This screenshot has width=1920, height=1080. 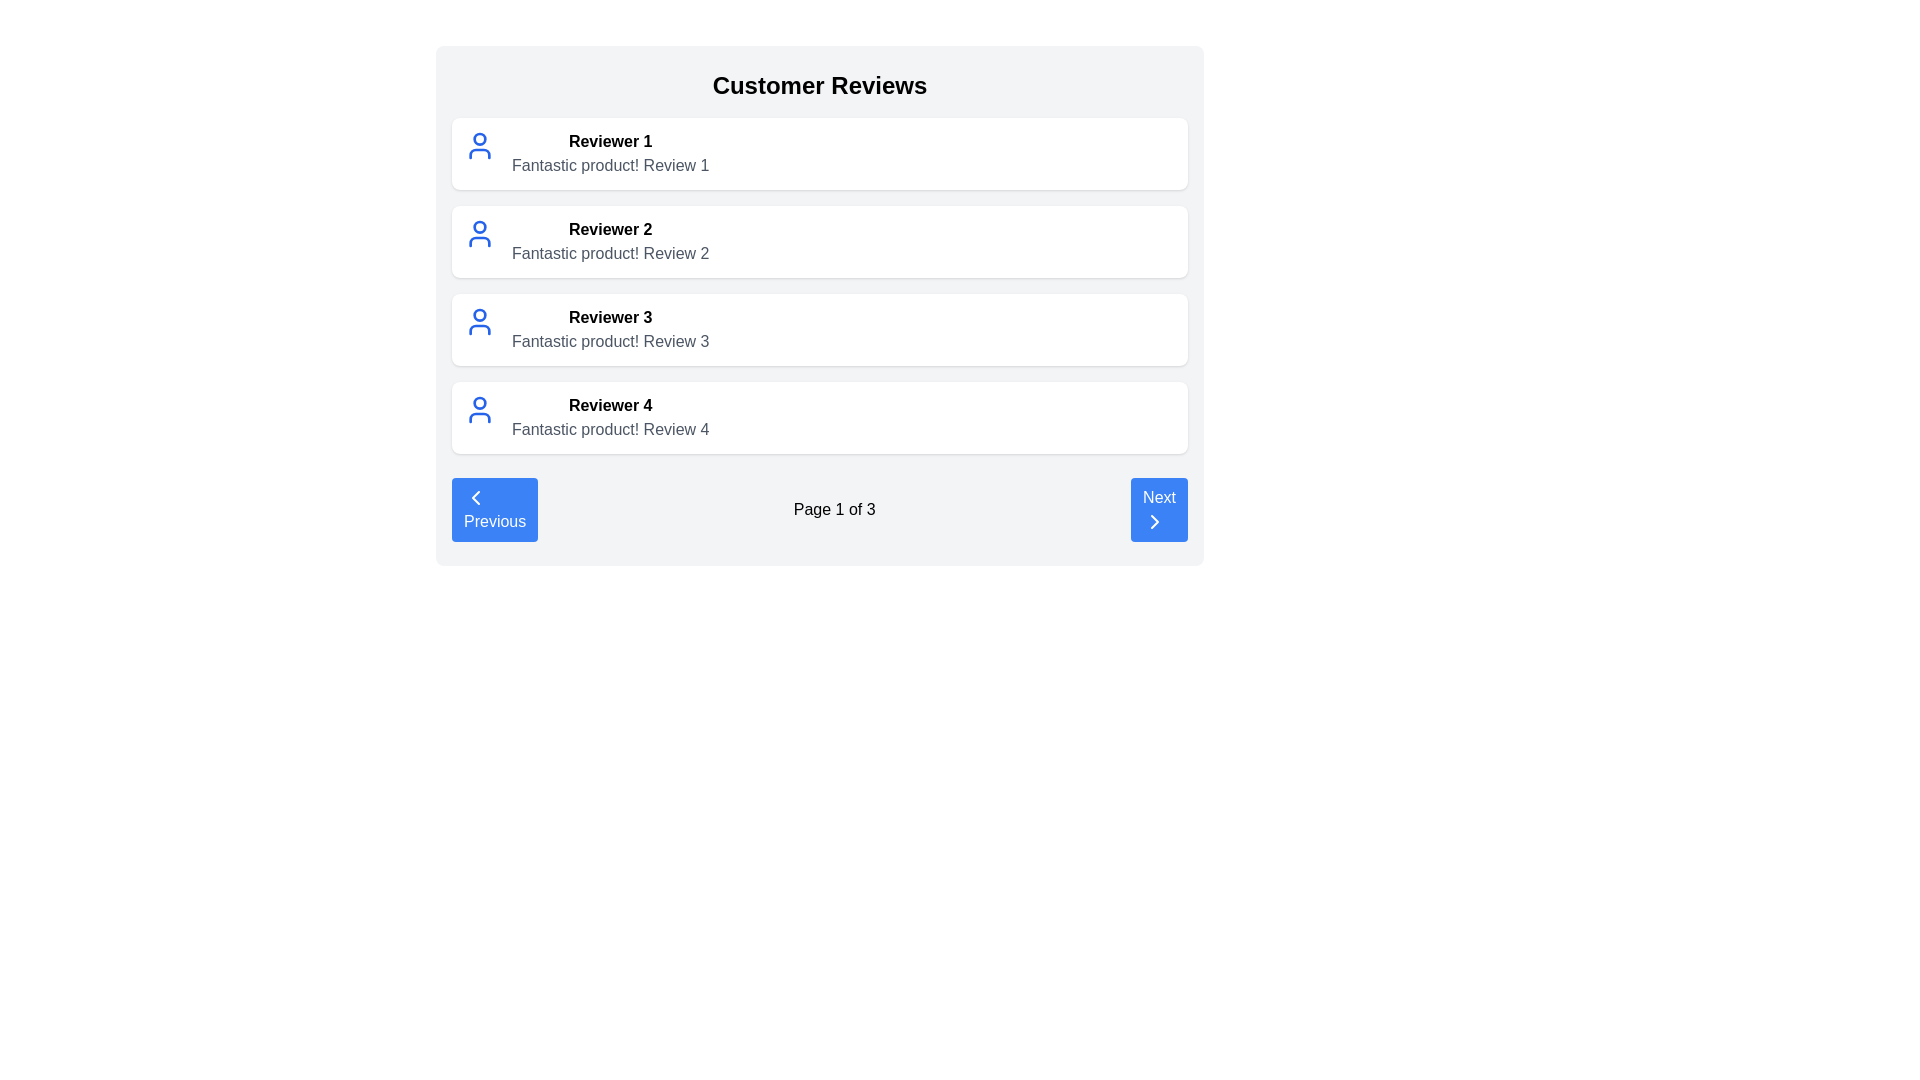 I want to click on the right-pointing chevron icon on the blue circular button located within the 'Next' button, so click(x=1155, y=520).